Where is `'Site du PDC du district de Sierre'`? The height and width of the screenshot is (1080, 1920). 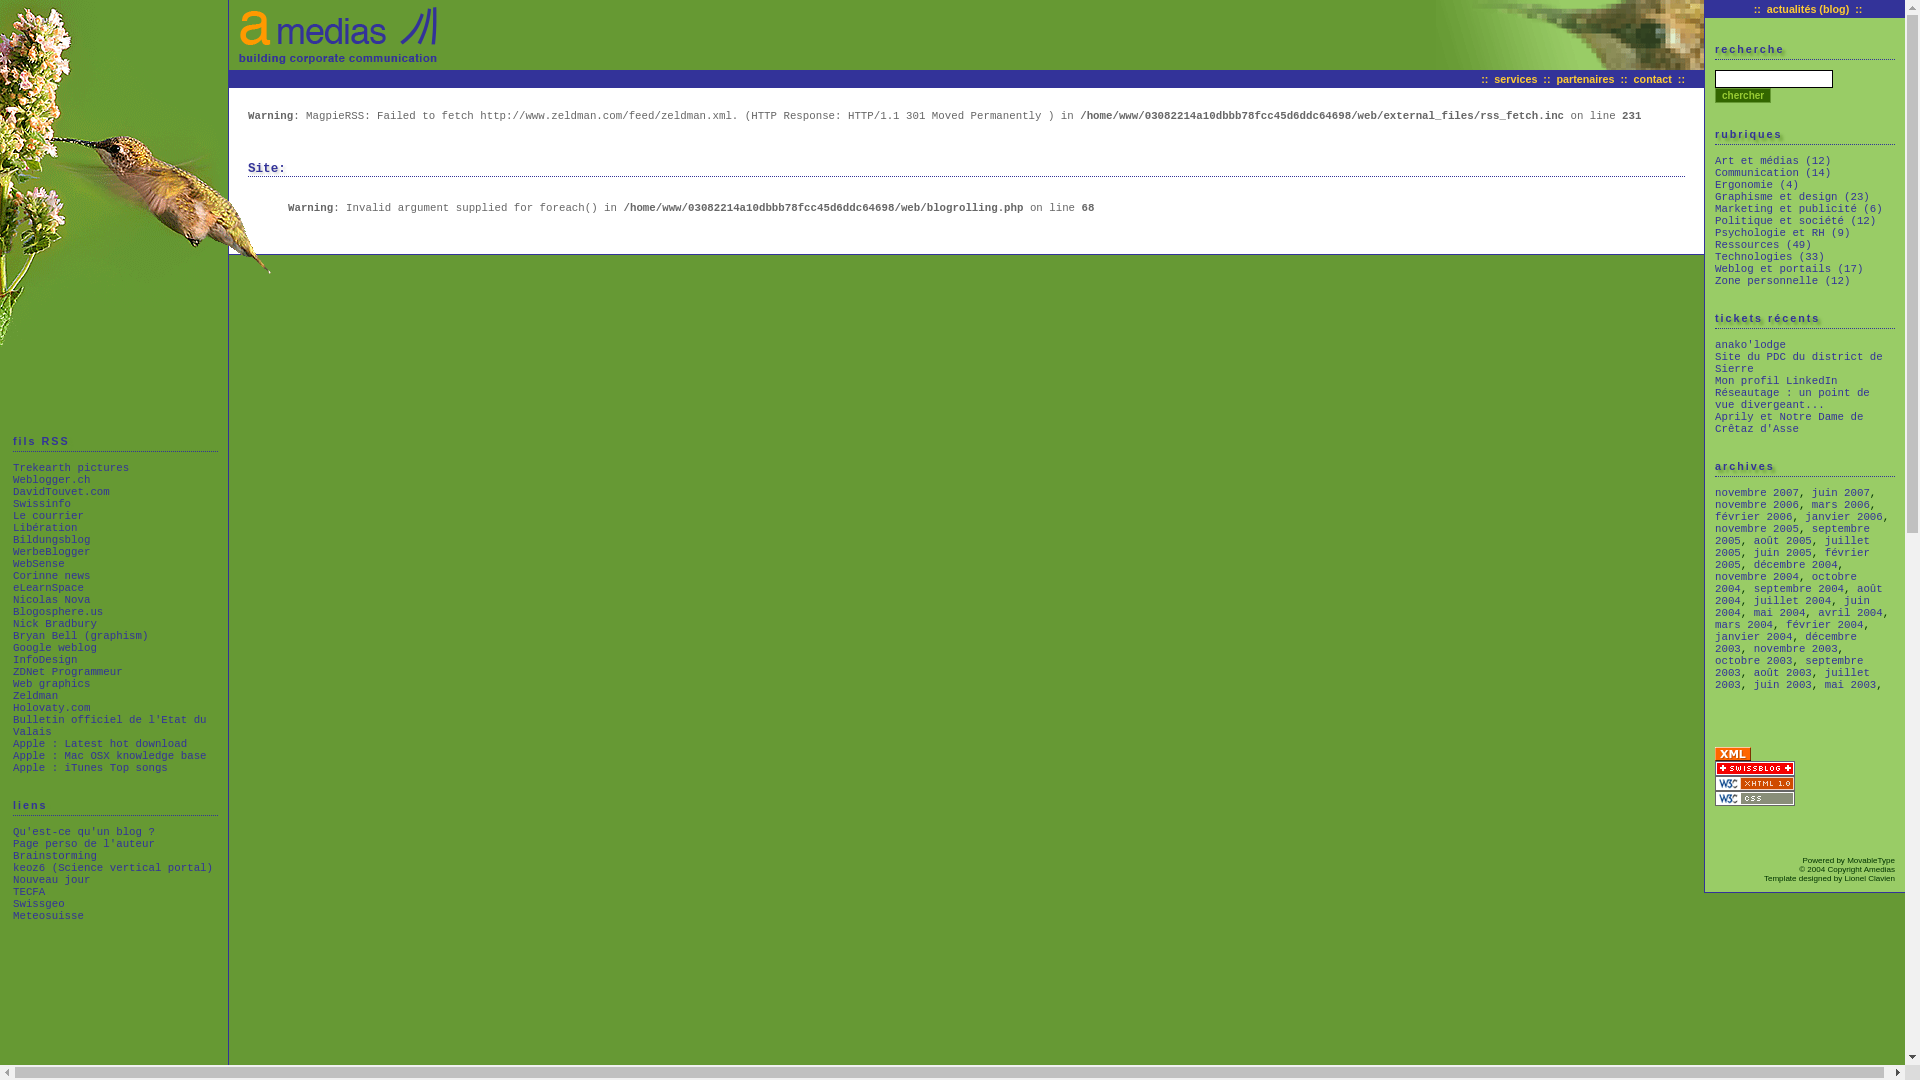 'Site du PDC du district de Sierre' is located at coordinates (1799, 362).